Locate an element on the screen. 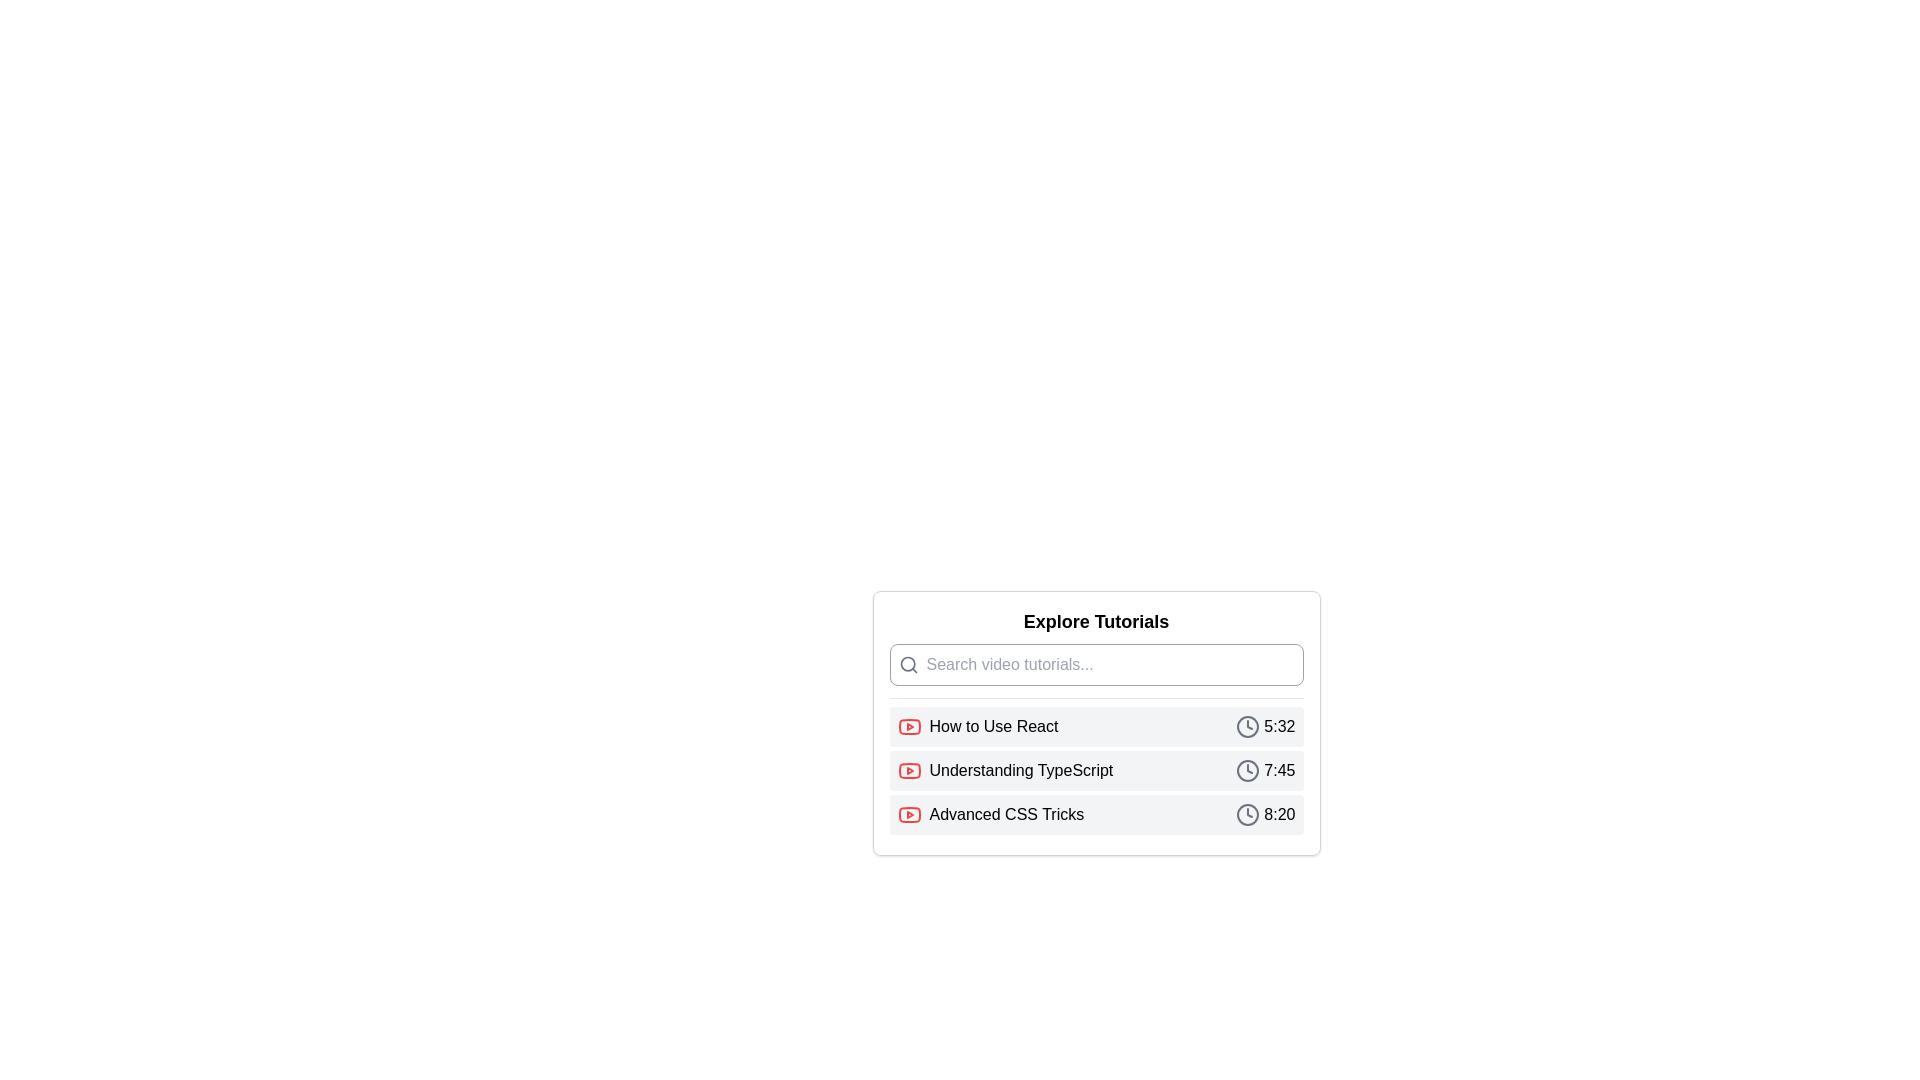  the YouTube video icon preceding the 'How to Use React' tutorial in the tutorial table is located at coordinates (908, 726).